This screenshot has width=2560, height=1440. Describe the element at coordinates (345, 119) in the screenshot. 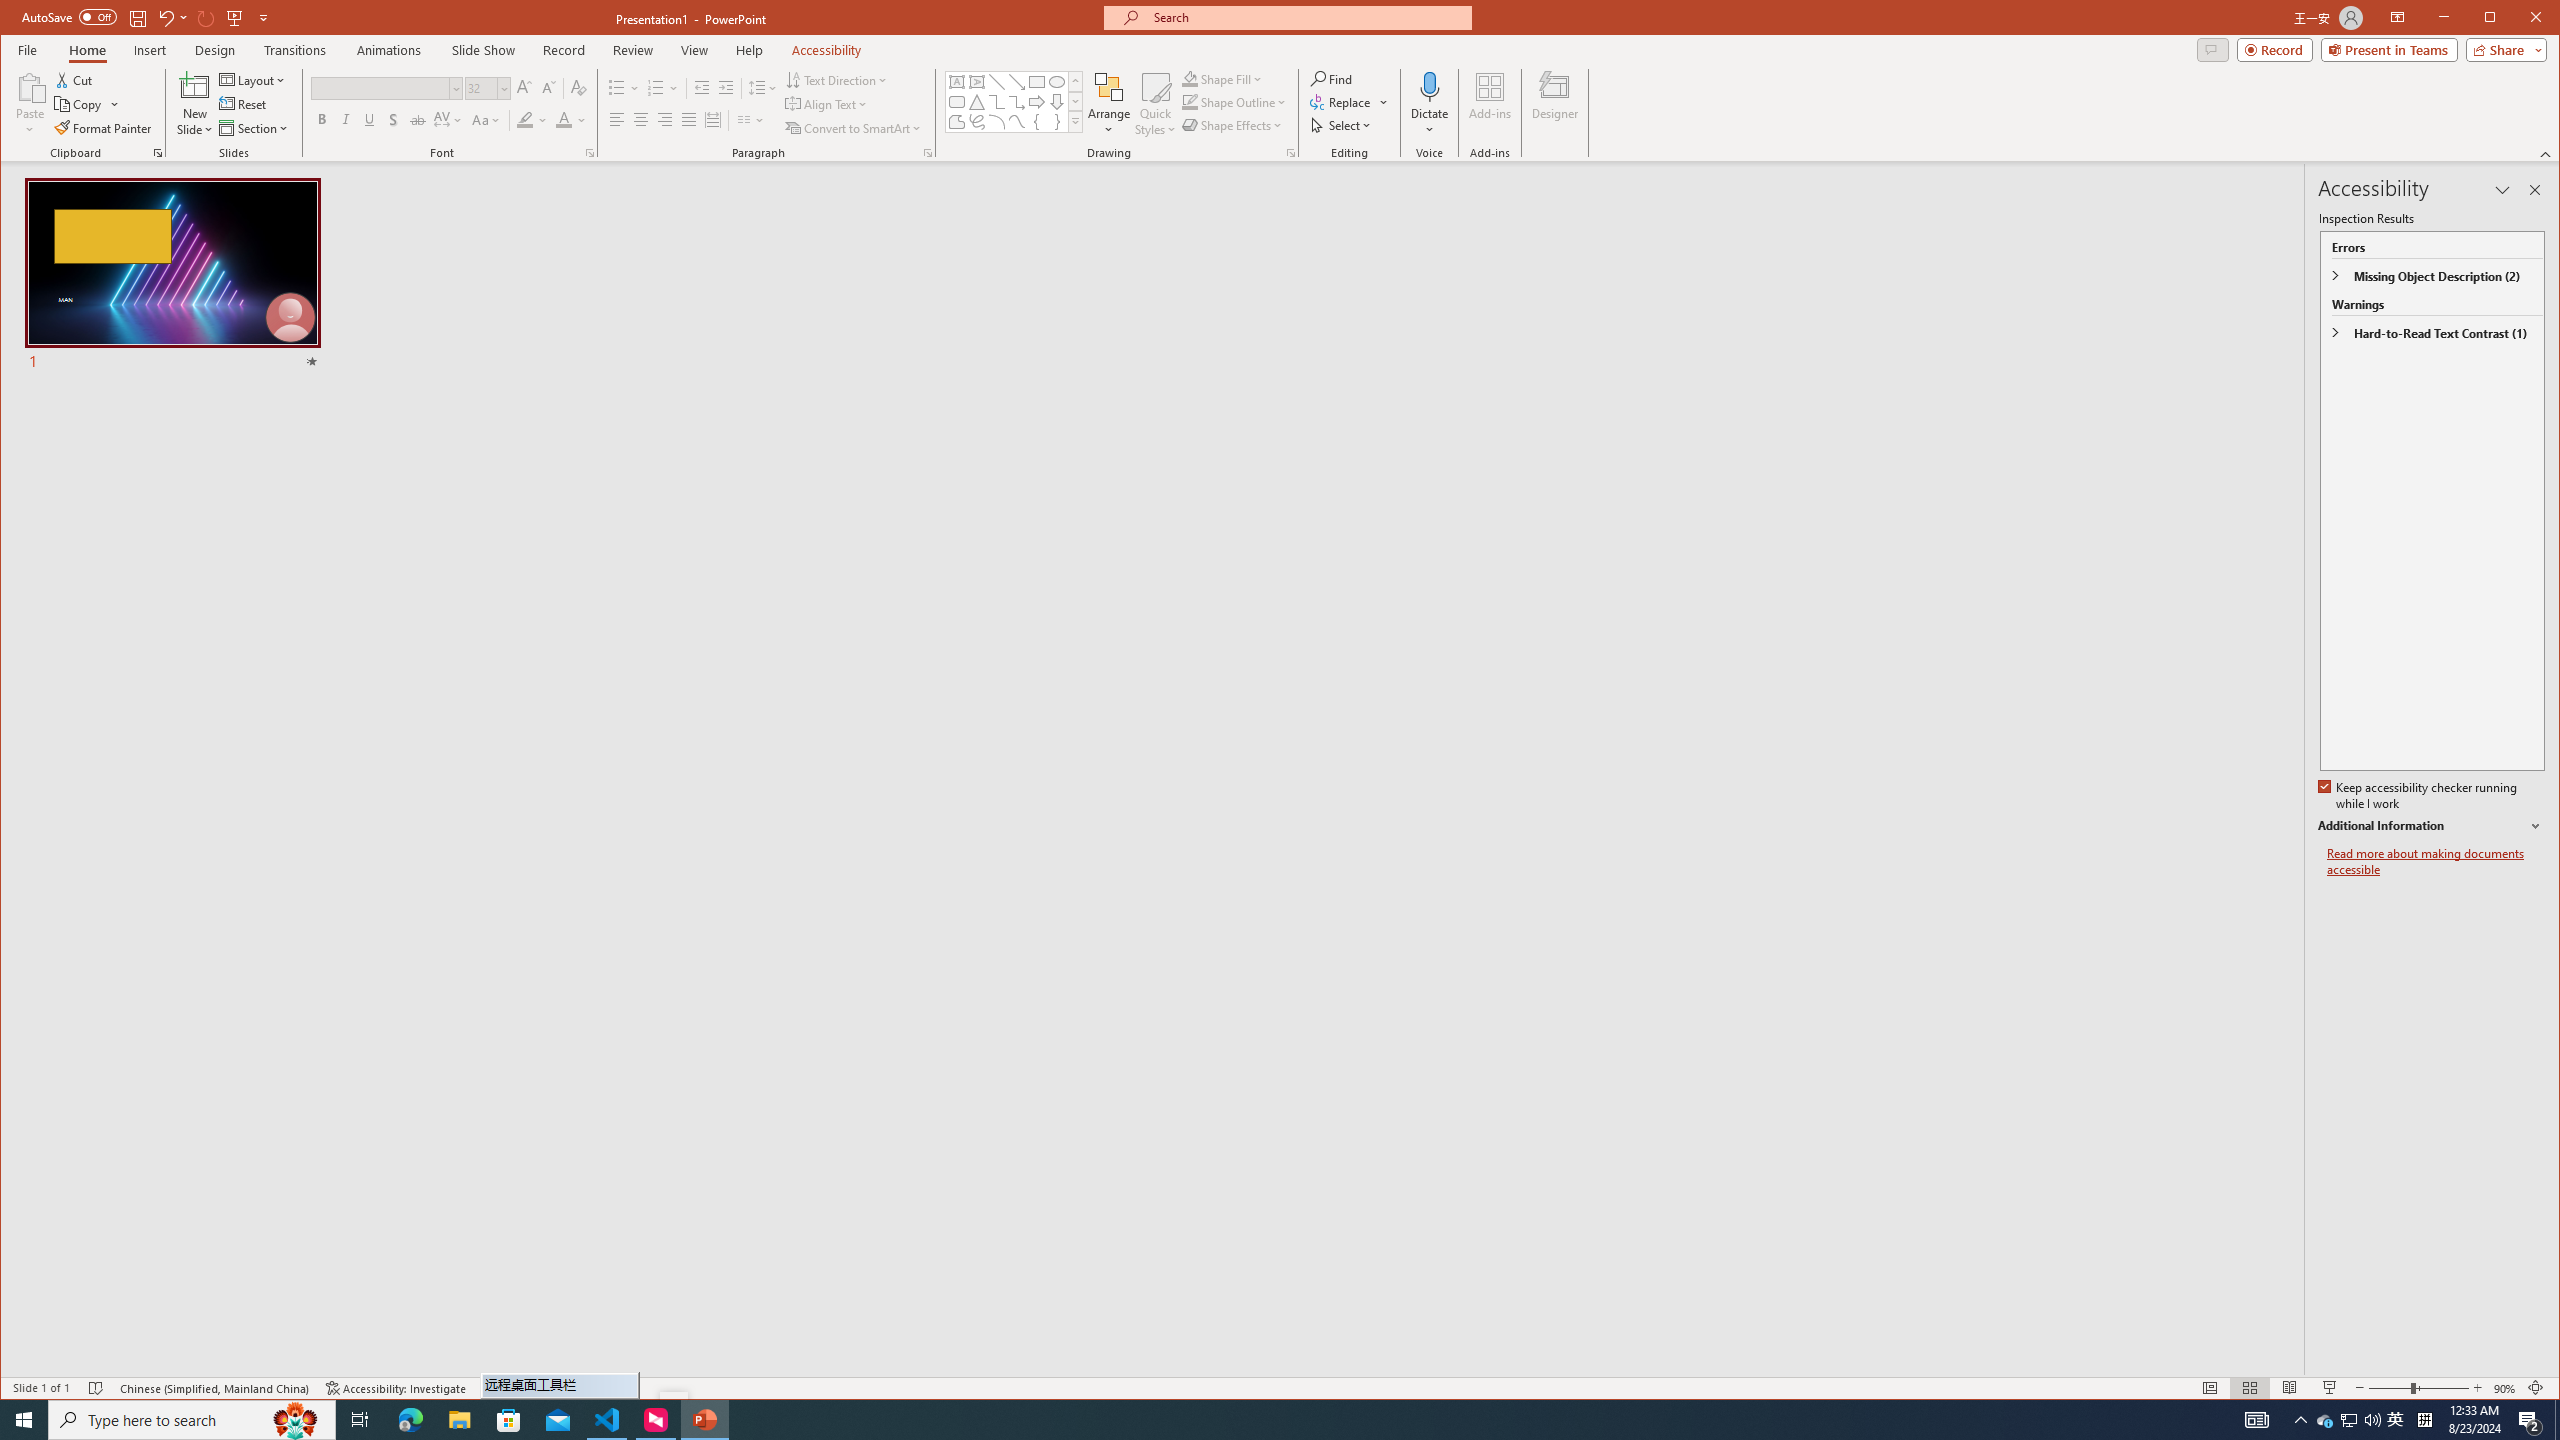

I see `'Italic'` at that location.